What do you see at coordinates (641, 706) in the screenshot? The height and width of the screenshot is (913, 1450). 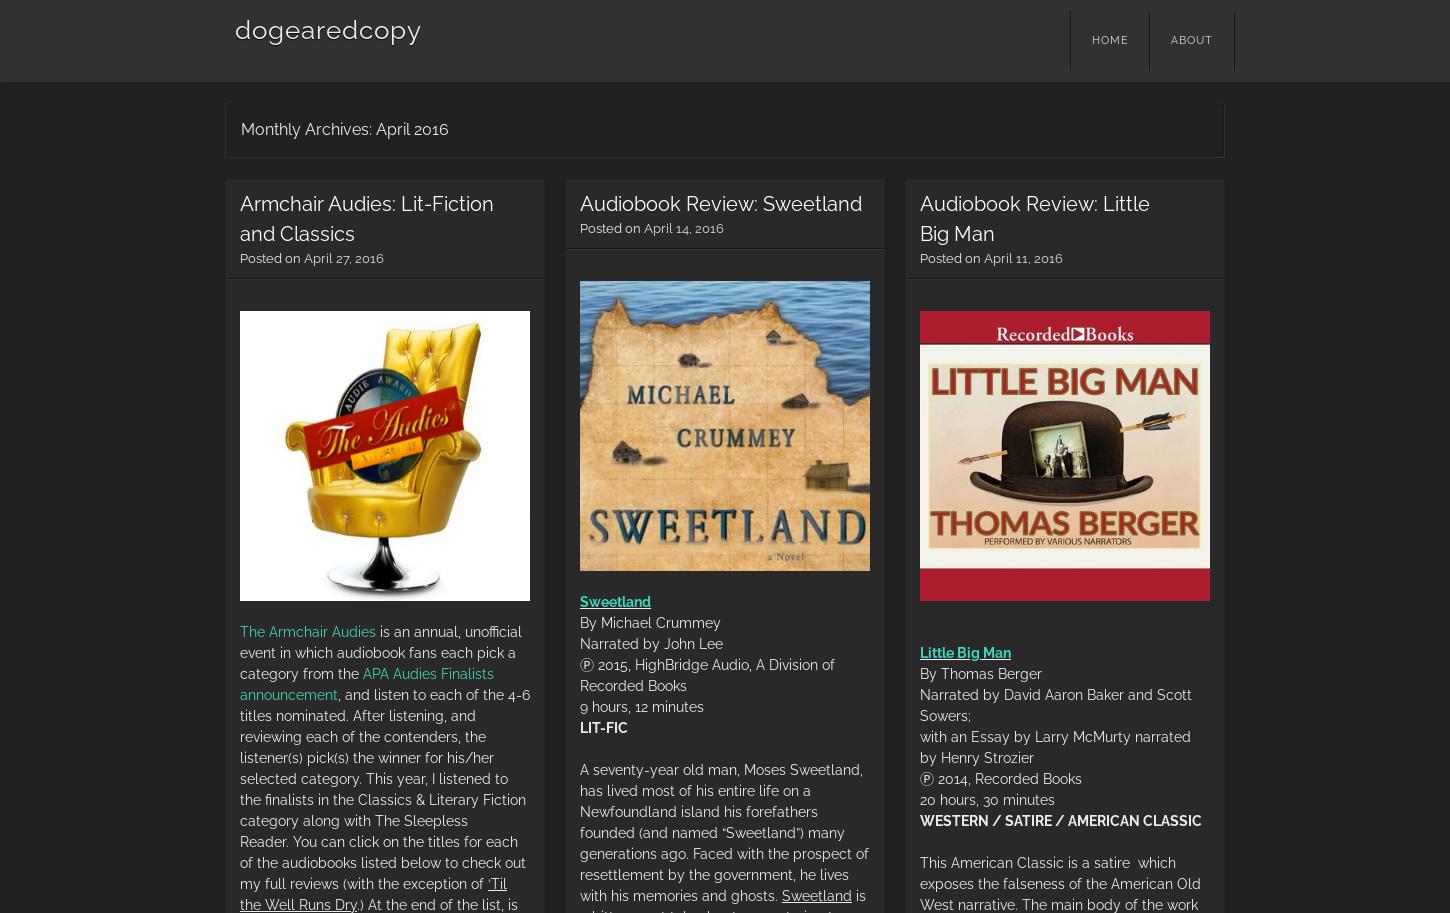 I see `'9 hours, 12 minutes'` at bounding box center [641, 706].